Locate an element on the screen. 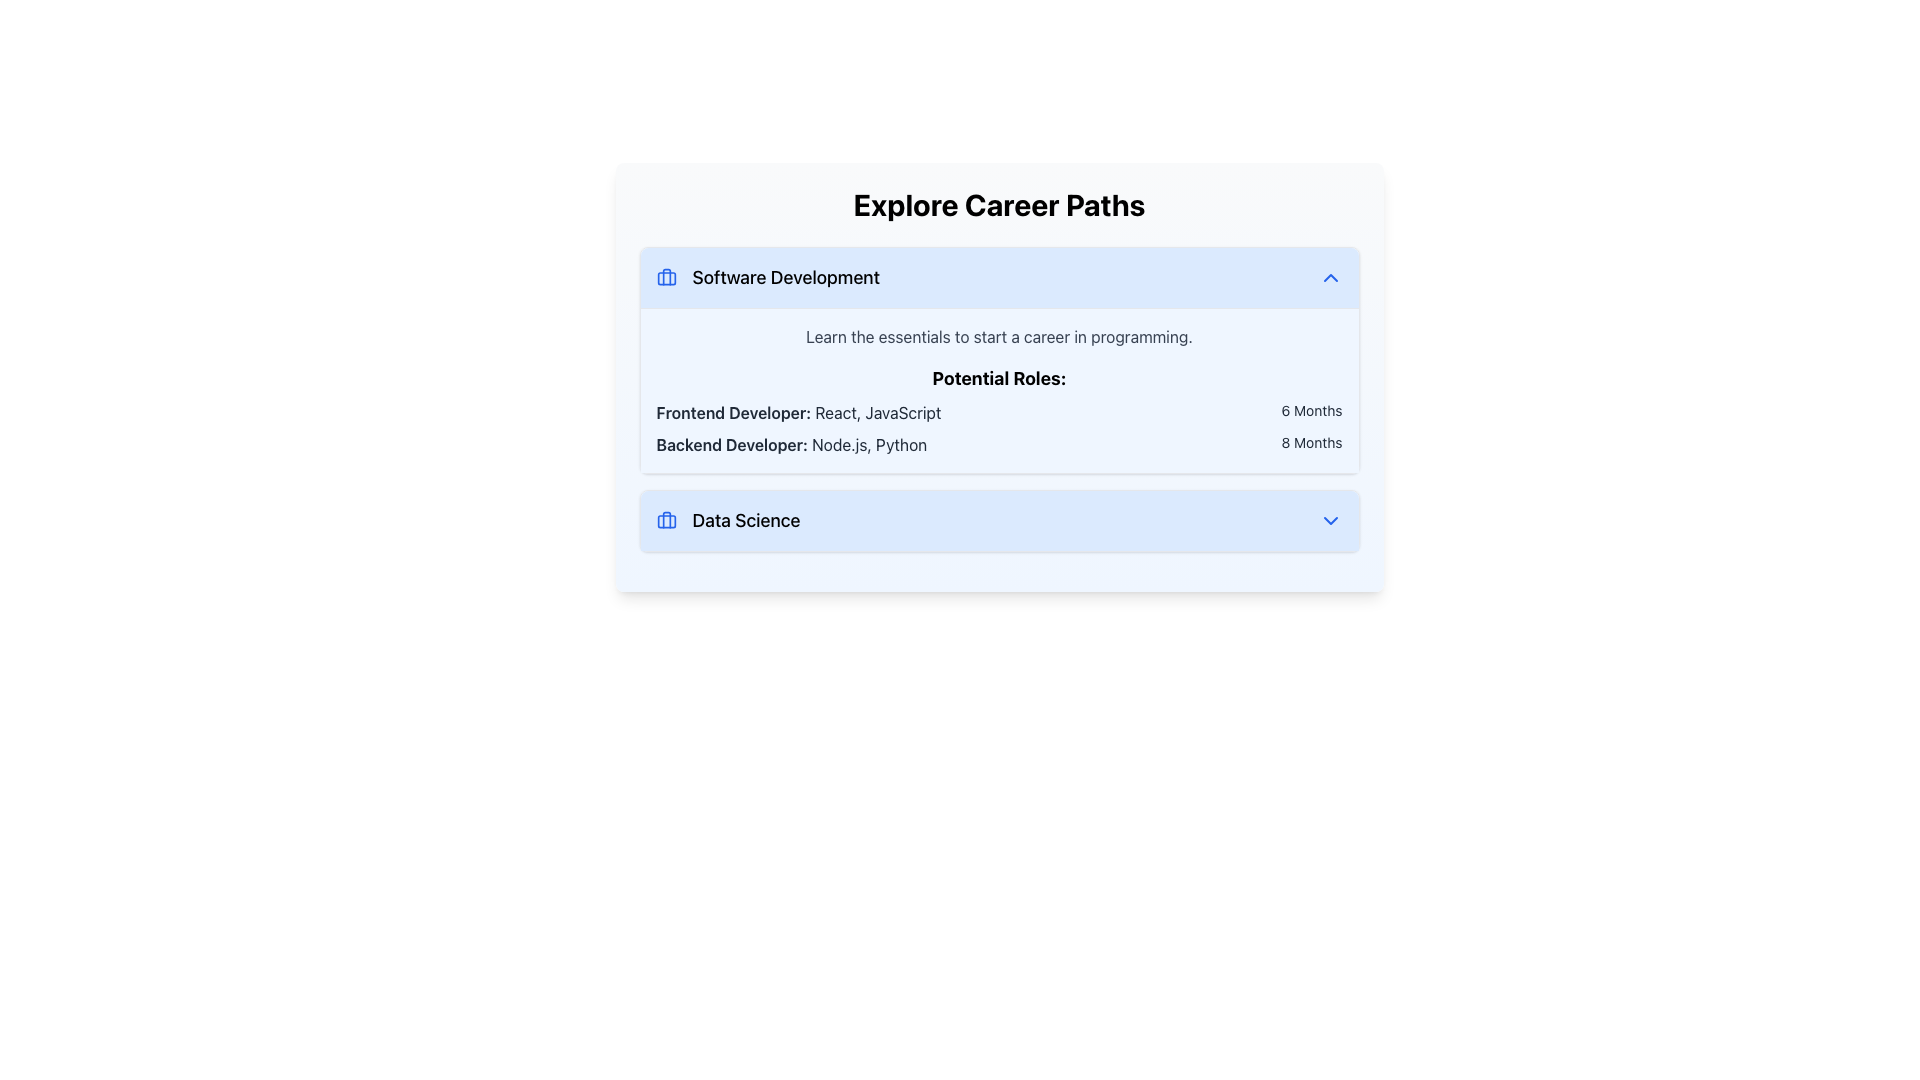 This screenshot has height=1080, width=1920. the Header with icon that features a briefcase icon and bold text 'Software Development', located centrally under the 'Explore Career Paths' heading is located at coordinates (767, 277).